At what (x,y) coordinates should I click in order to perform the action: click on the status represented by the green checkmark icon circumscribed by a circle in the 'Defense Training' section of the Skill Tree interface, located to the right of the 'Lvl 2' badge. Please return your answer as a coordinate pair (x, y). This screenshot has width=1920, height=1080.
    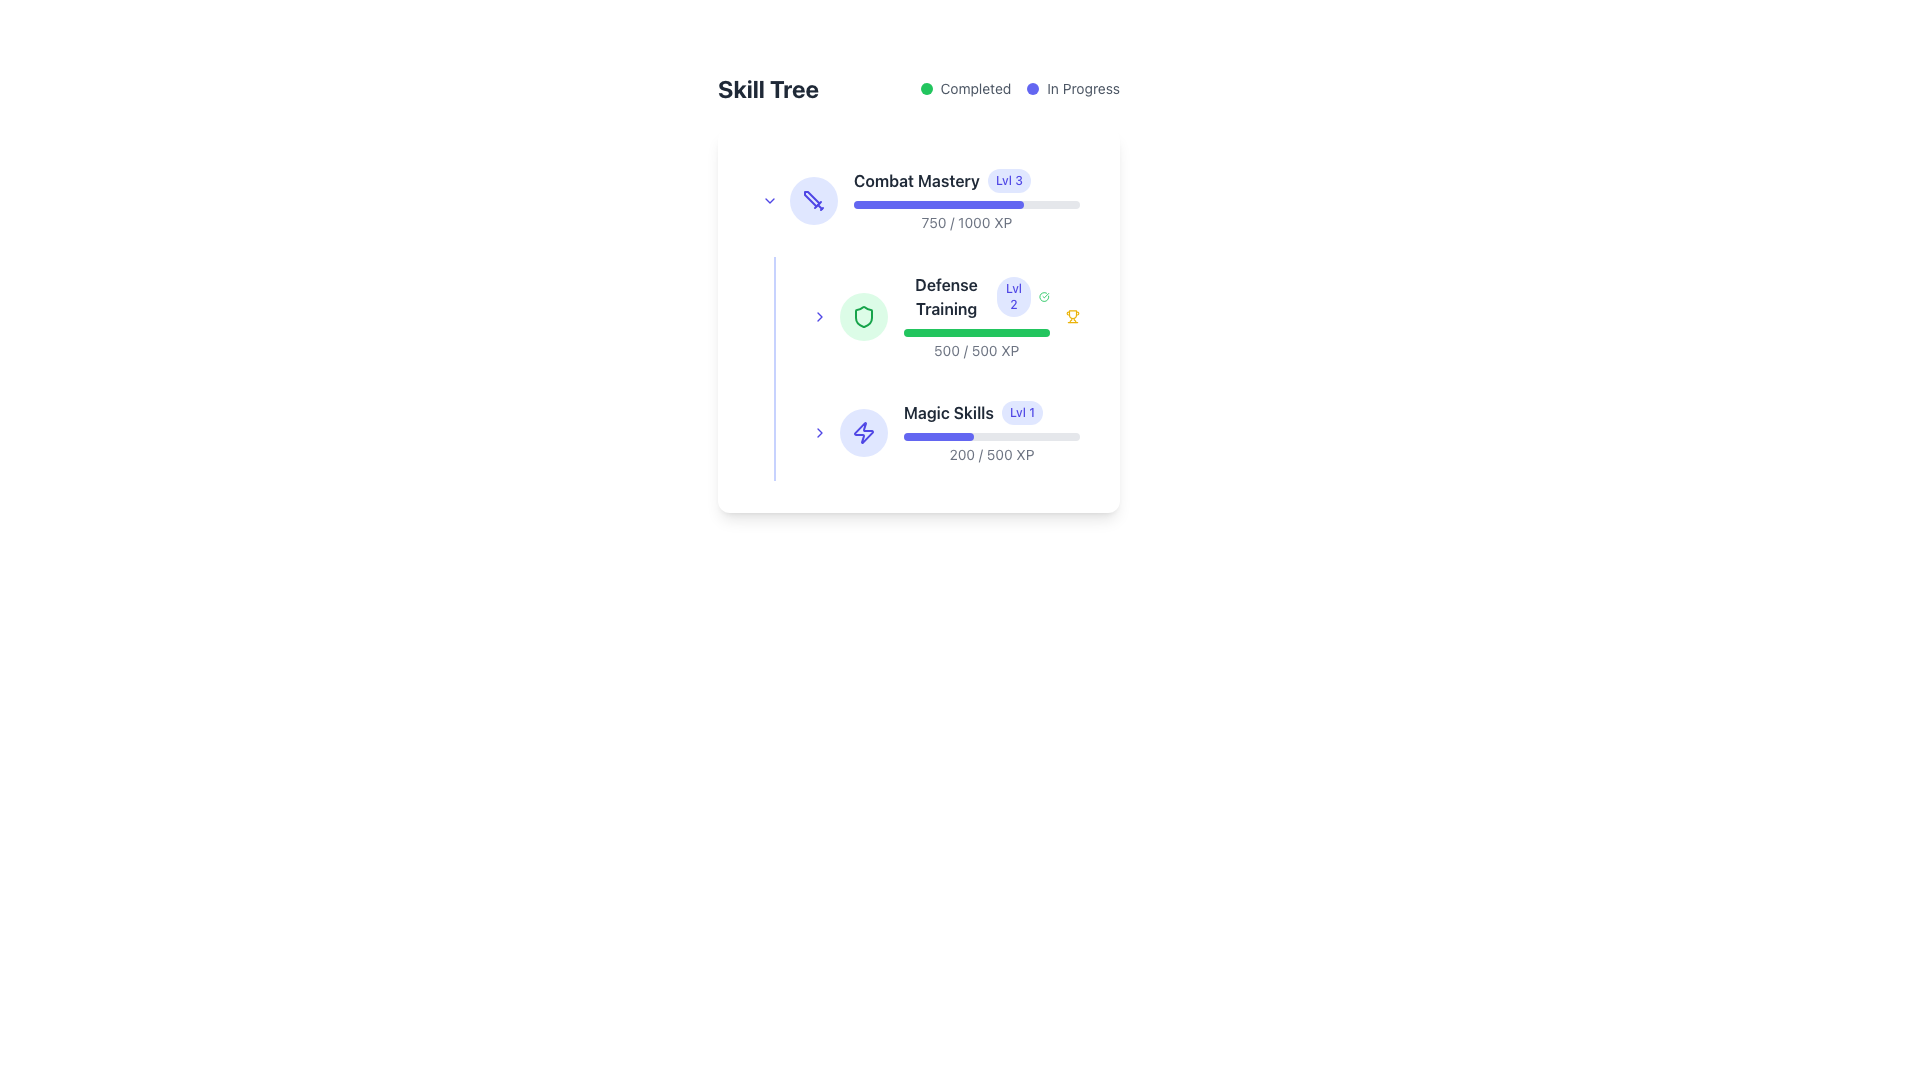
    Looking at the image, I should click on (1043, 297).